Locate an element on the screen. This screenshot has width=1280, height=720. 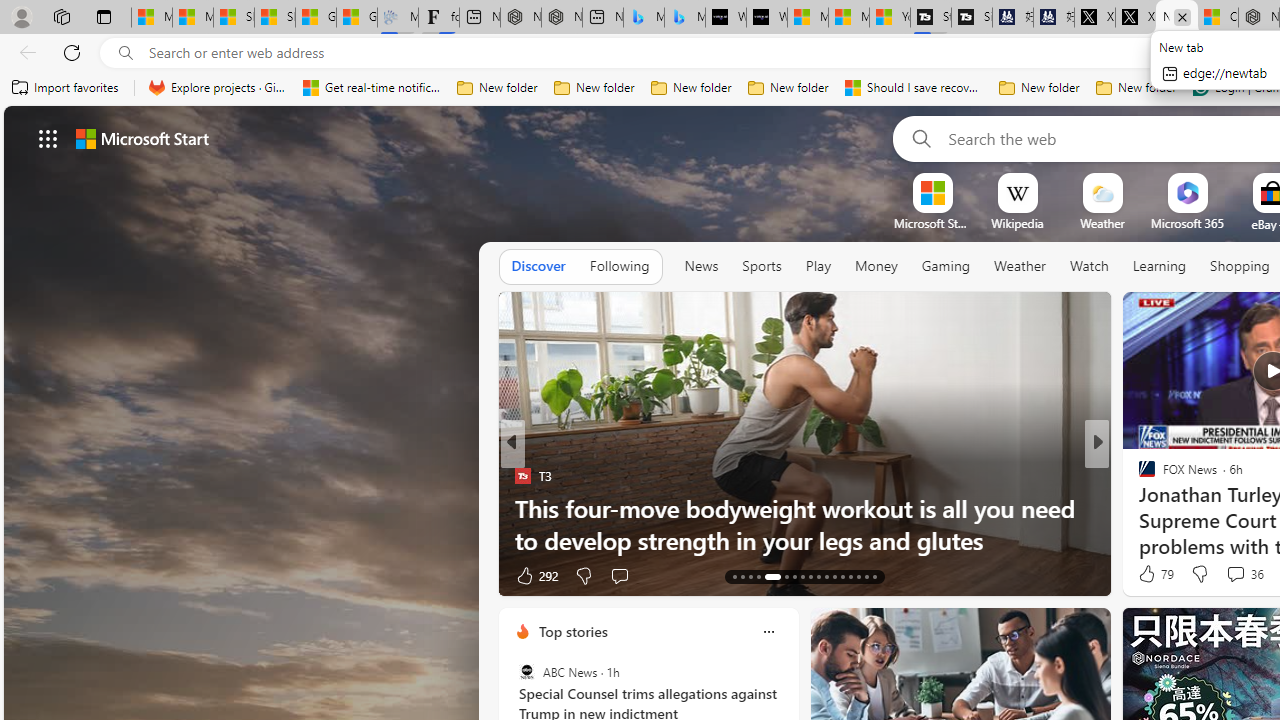
'AutomationID: tab-16' is located at coordinates (757, 577).